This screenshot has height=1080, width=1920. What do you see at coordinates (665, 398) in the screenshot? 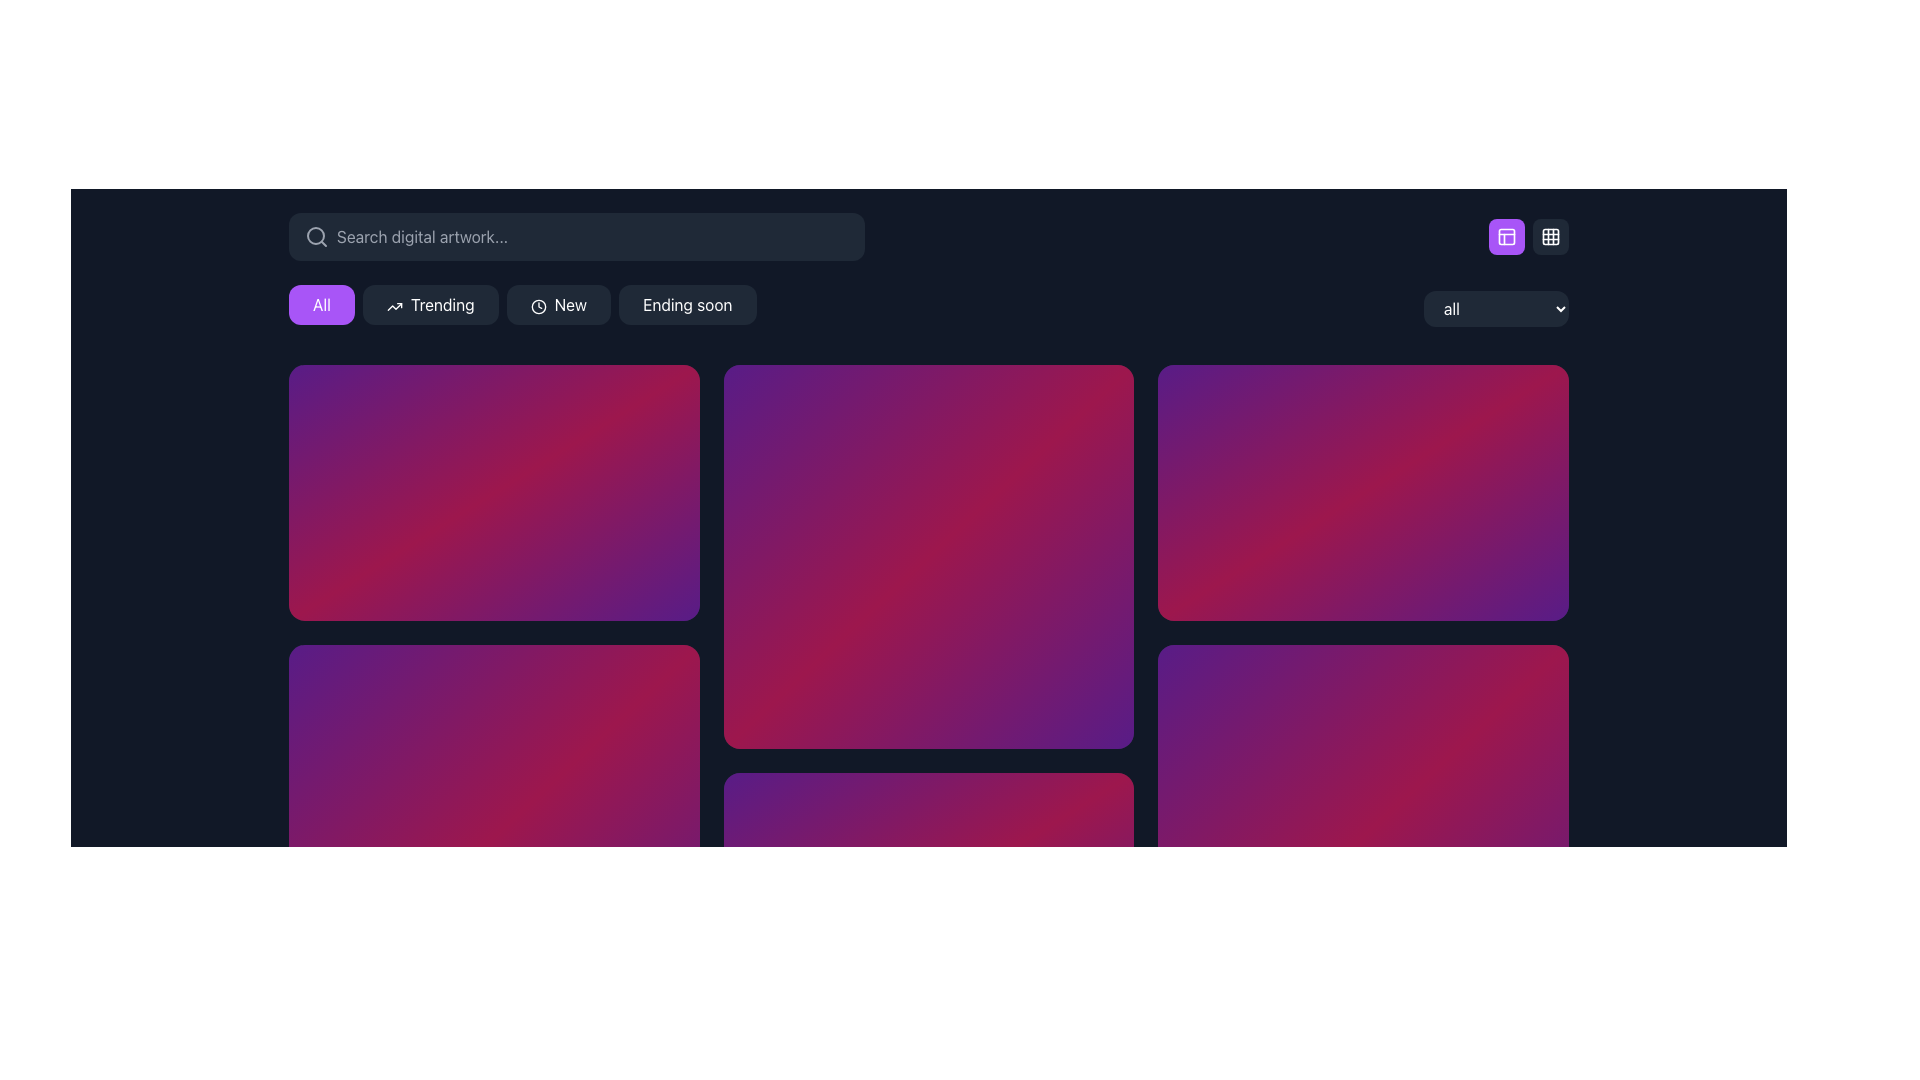
I see `the zoom button located at the top-right corner of the card, which is the second button in a horizontal group of buttons` at bounding box center [665, 398].